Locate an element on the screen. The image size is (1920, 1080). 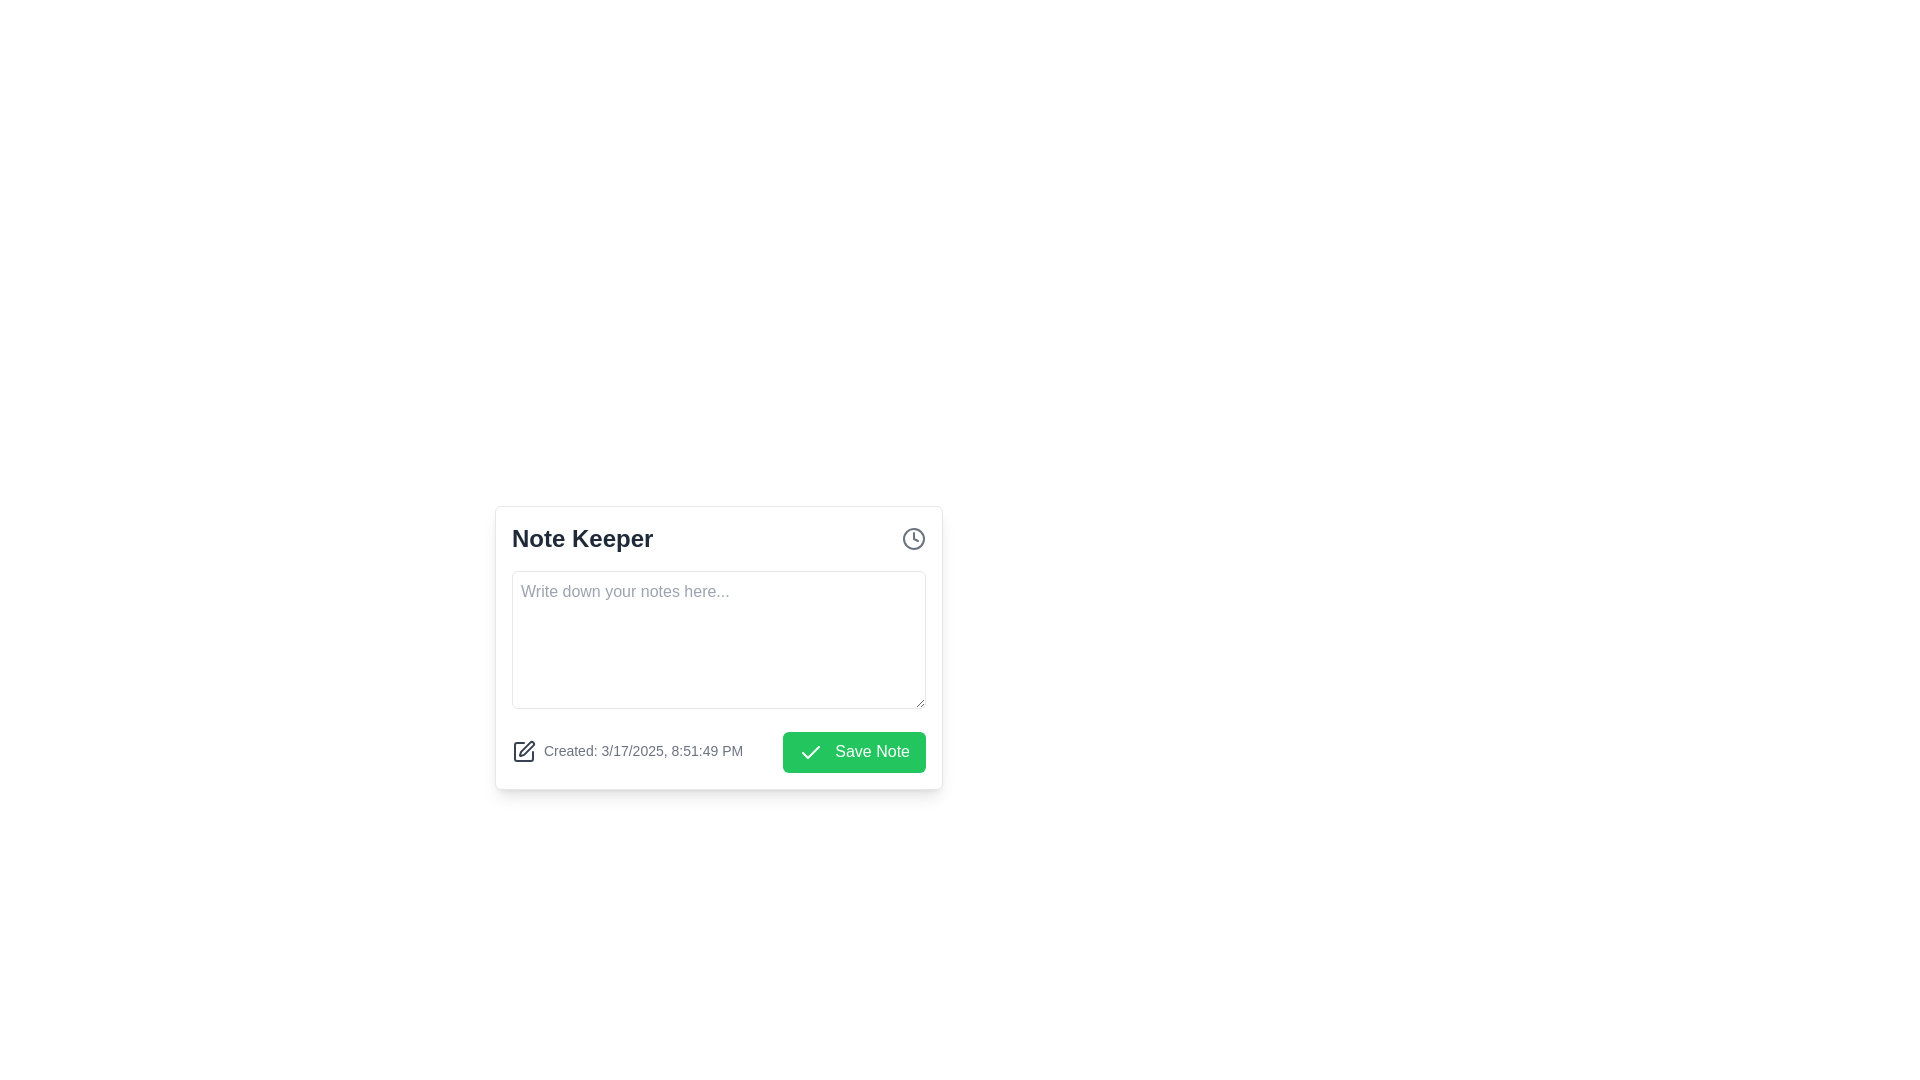
the SVG Circle Graphic element that serves as the circular outline of the clock icon in the top right corner of the 'Note Keeper' interface is located at coordinates (912, 538).